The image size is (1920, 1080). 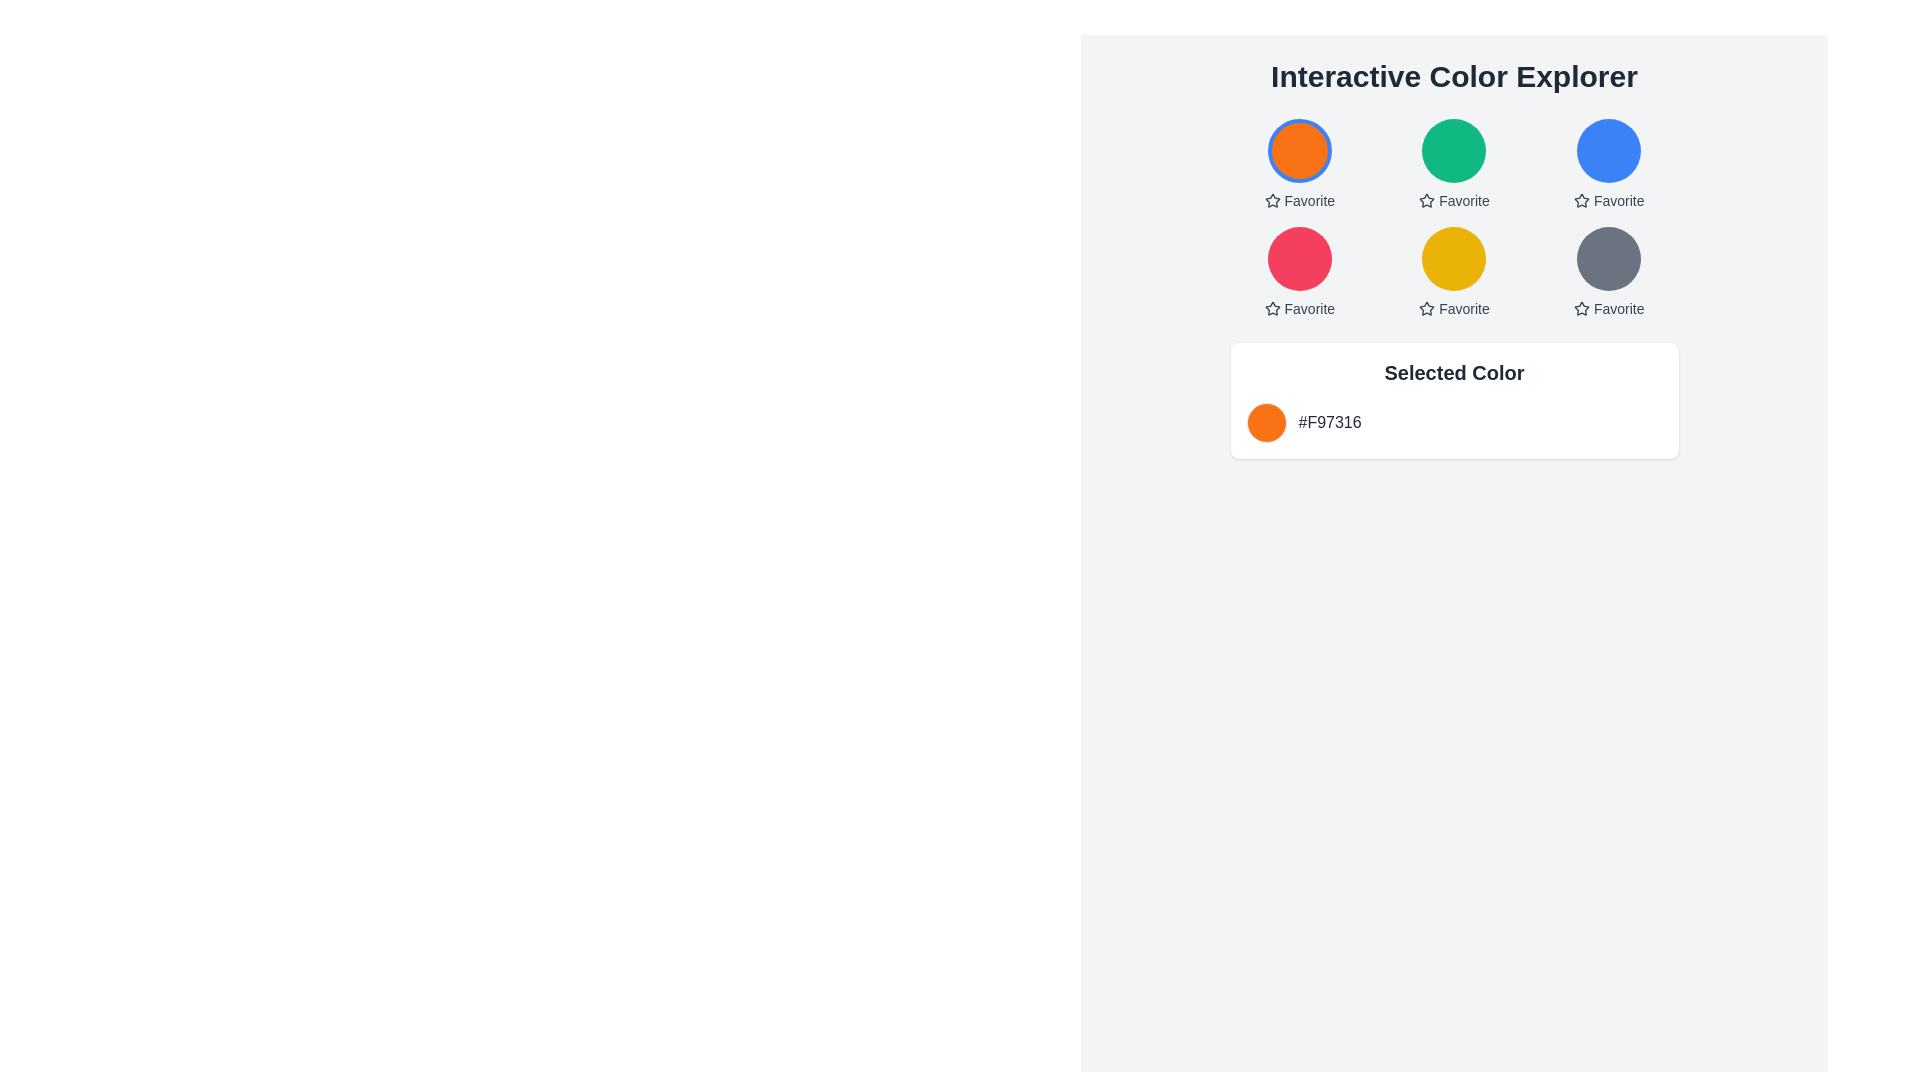 What do you see at coordinates (1271, 308) in the screenshot?
I see `the star-shaped outline icon located in the first column of the second row in the grid, which is associated with the 'Favorite' text` at bounding box center [1271, 308].